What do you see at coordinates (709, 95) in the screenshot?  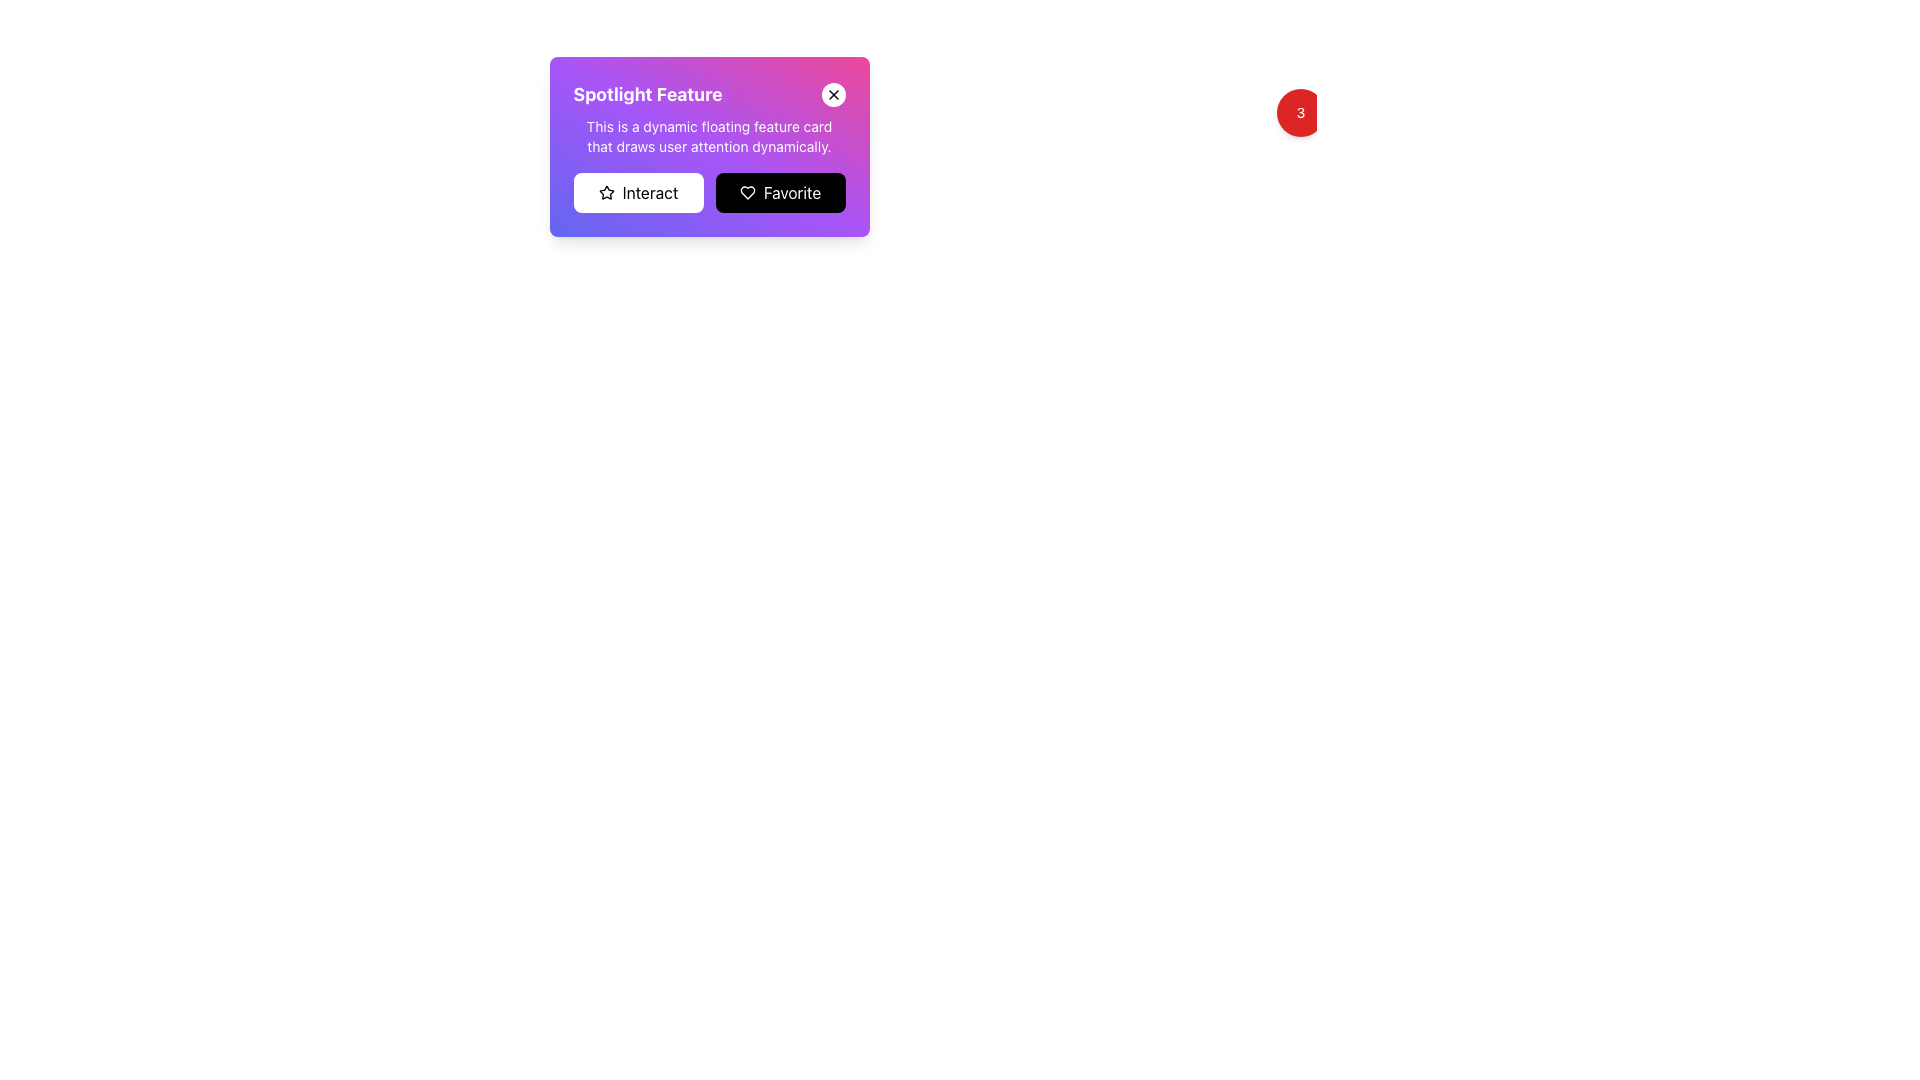 I see `the header section labeled 'Spotlight Feature', which is styled with a bold and large font at the top of a gradient background card` at bounding box center [709, 95].